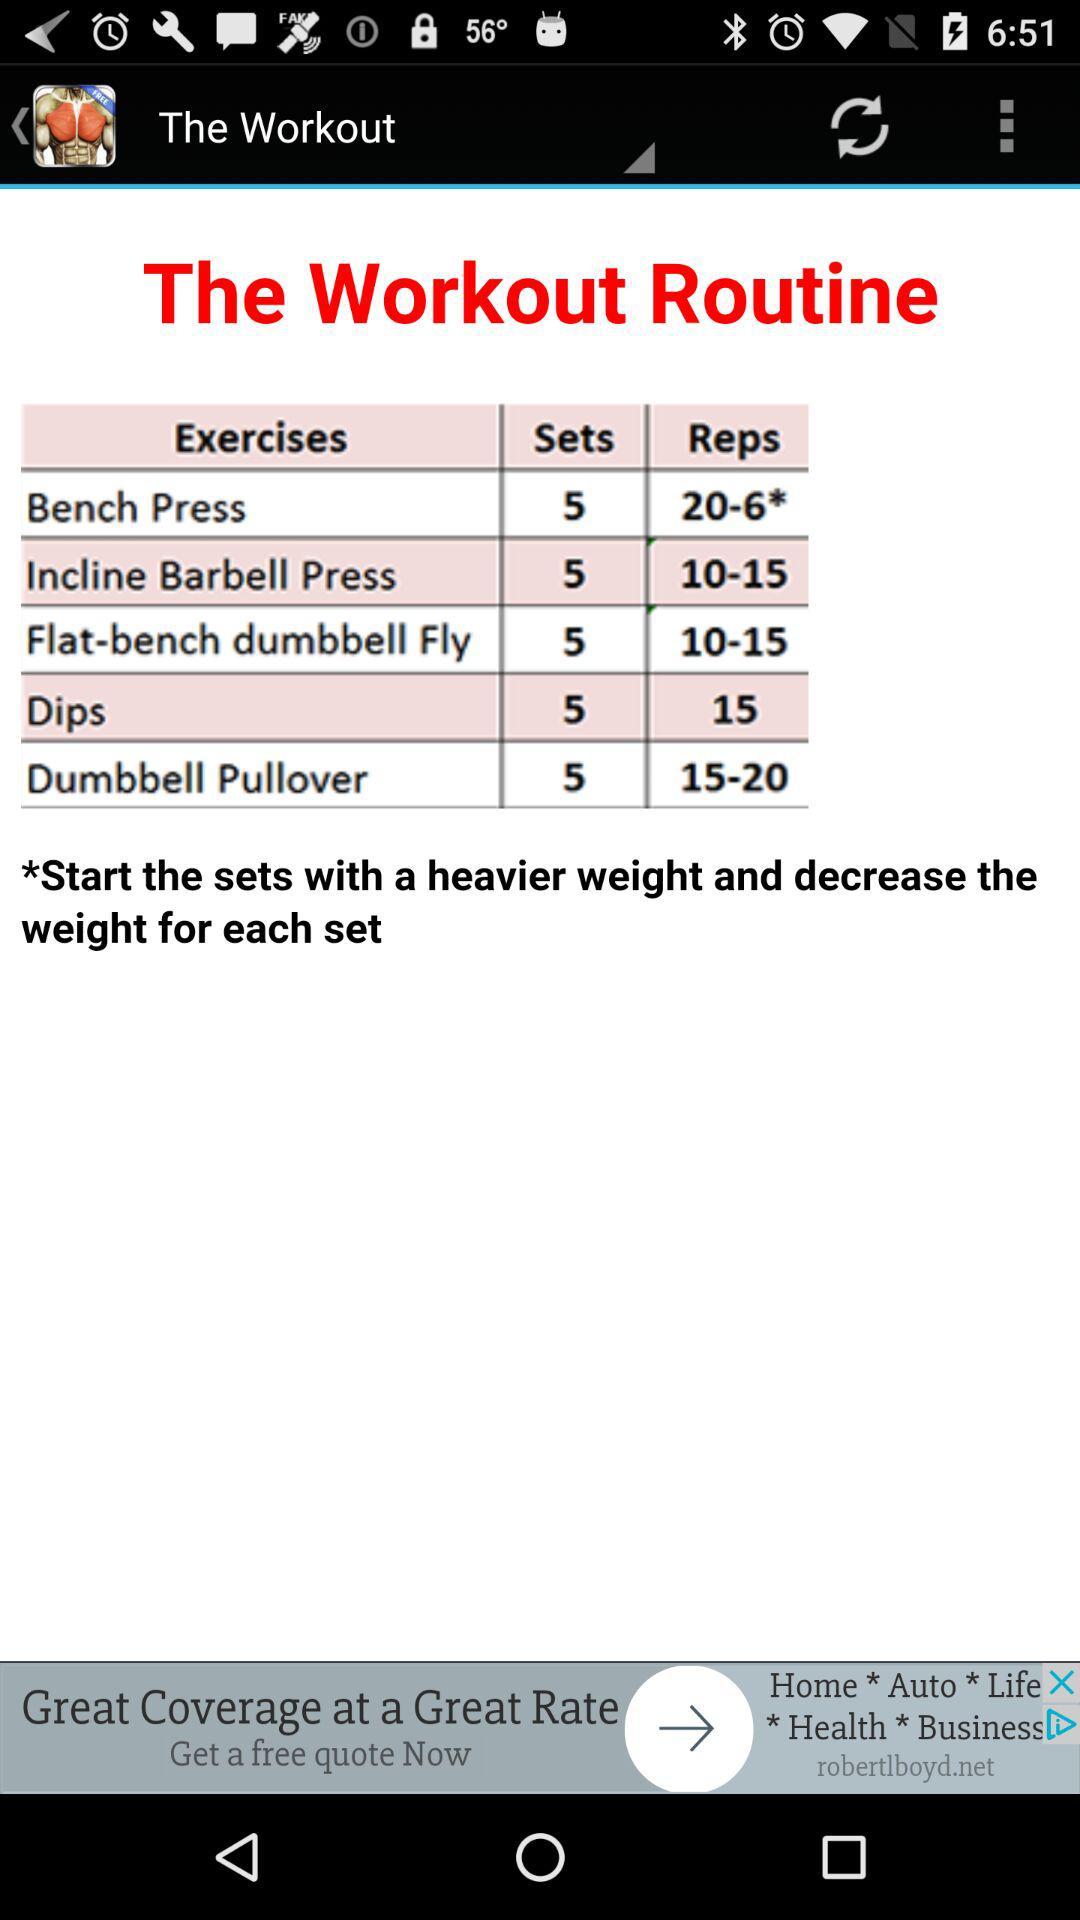 This screenshot has height=1920, width=1080. Describe the element at coordinates (540, 1727) in the screenshot. I see `explore the advertisement` at that location.